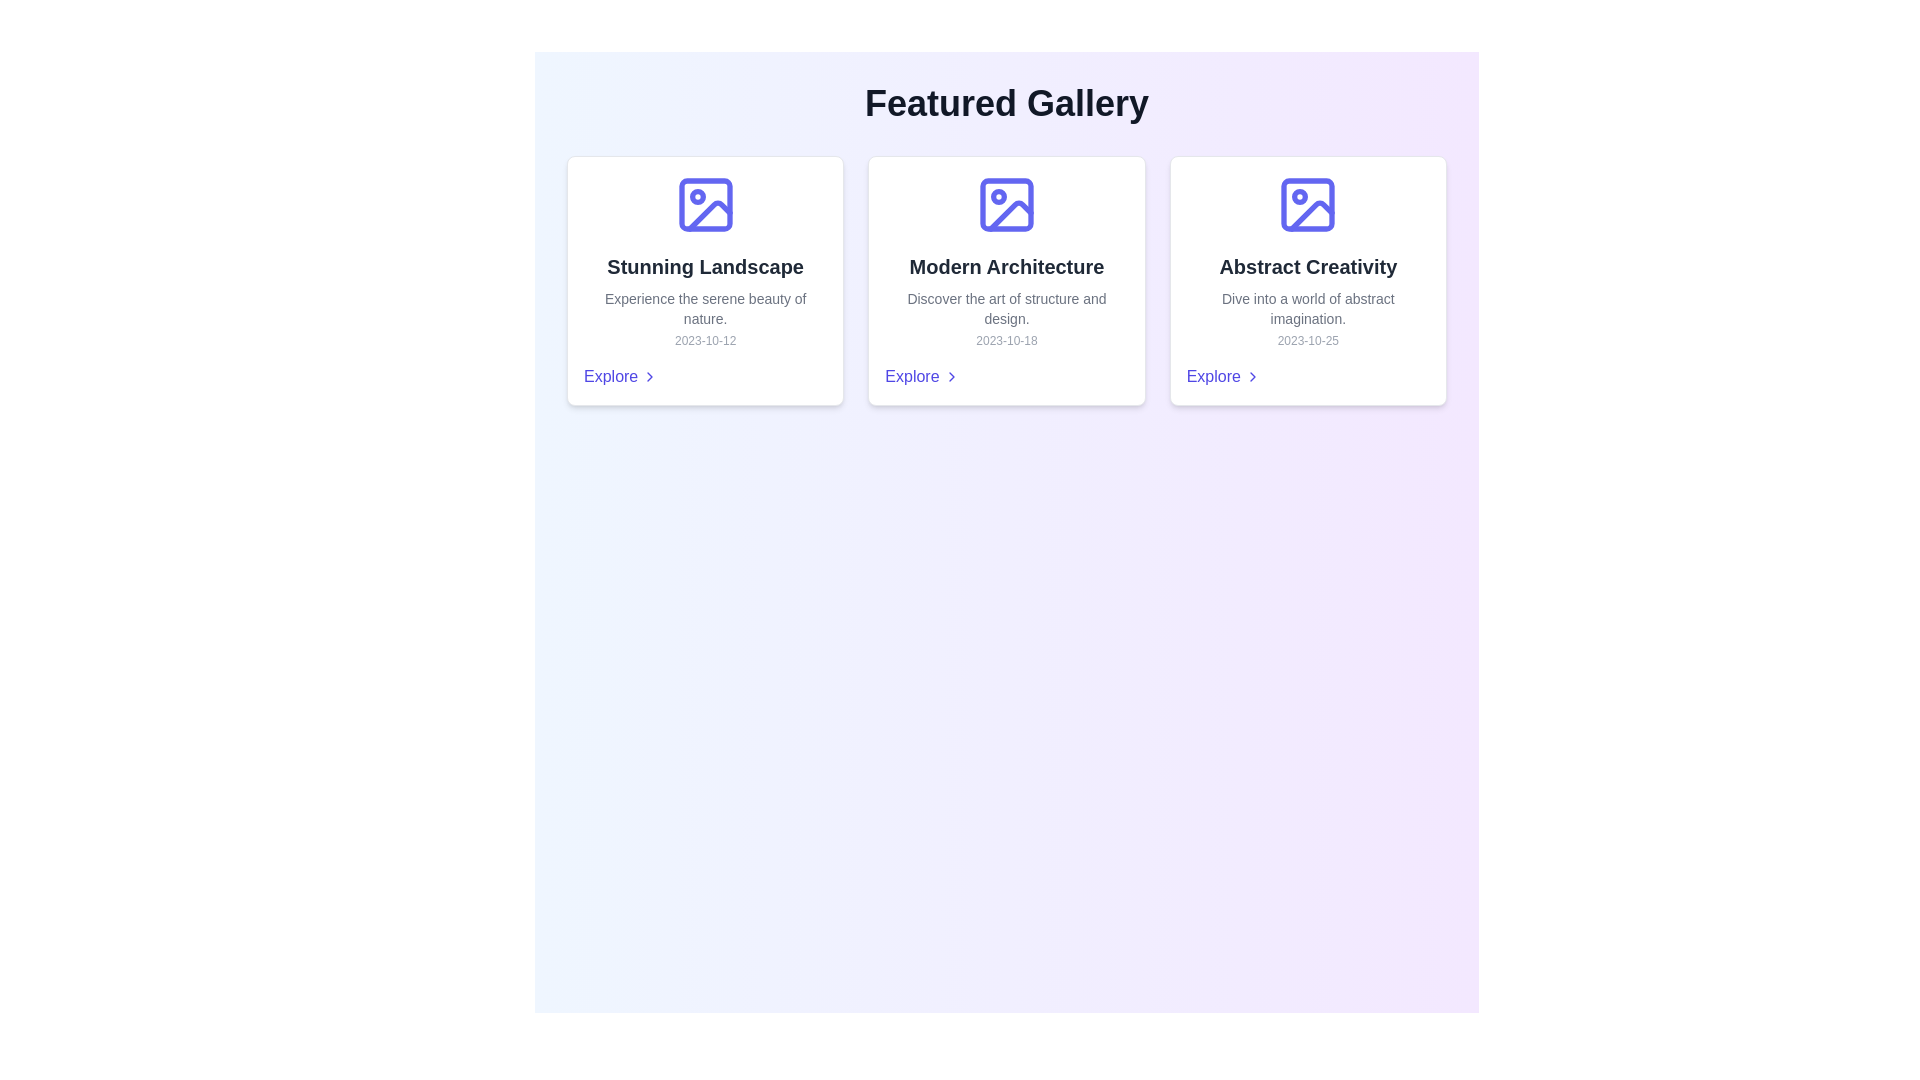 This screenshot has height=1080, width=1920. Describe the element at coordinates (1308, 281) in the screenshot. I see `the Information Card displaying 'Abstract Creativity', which features a blue icon at the top and is the third card in the 'Featured Gallery' section` at that location.